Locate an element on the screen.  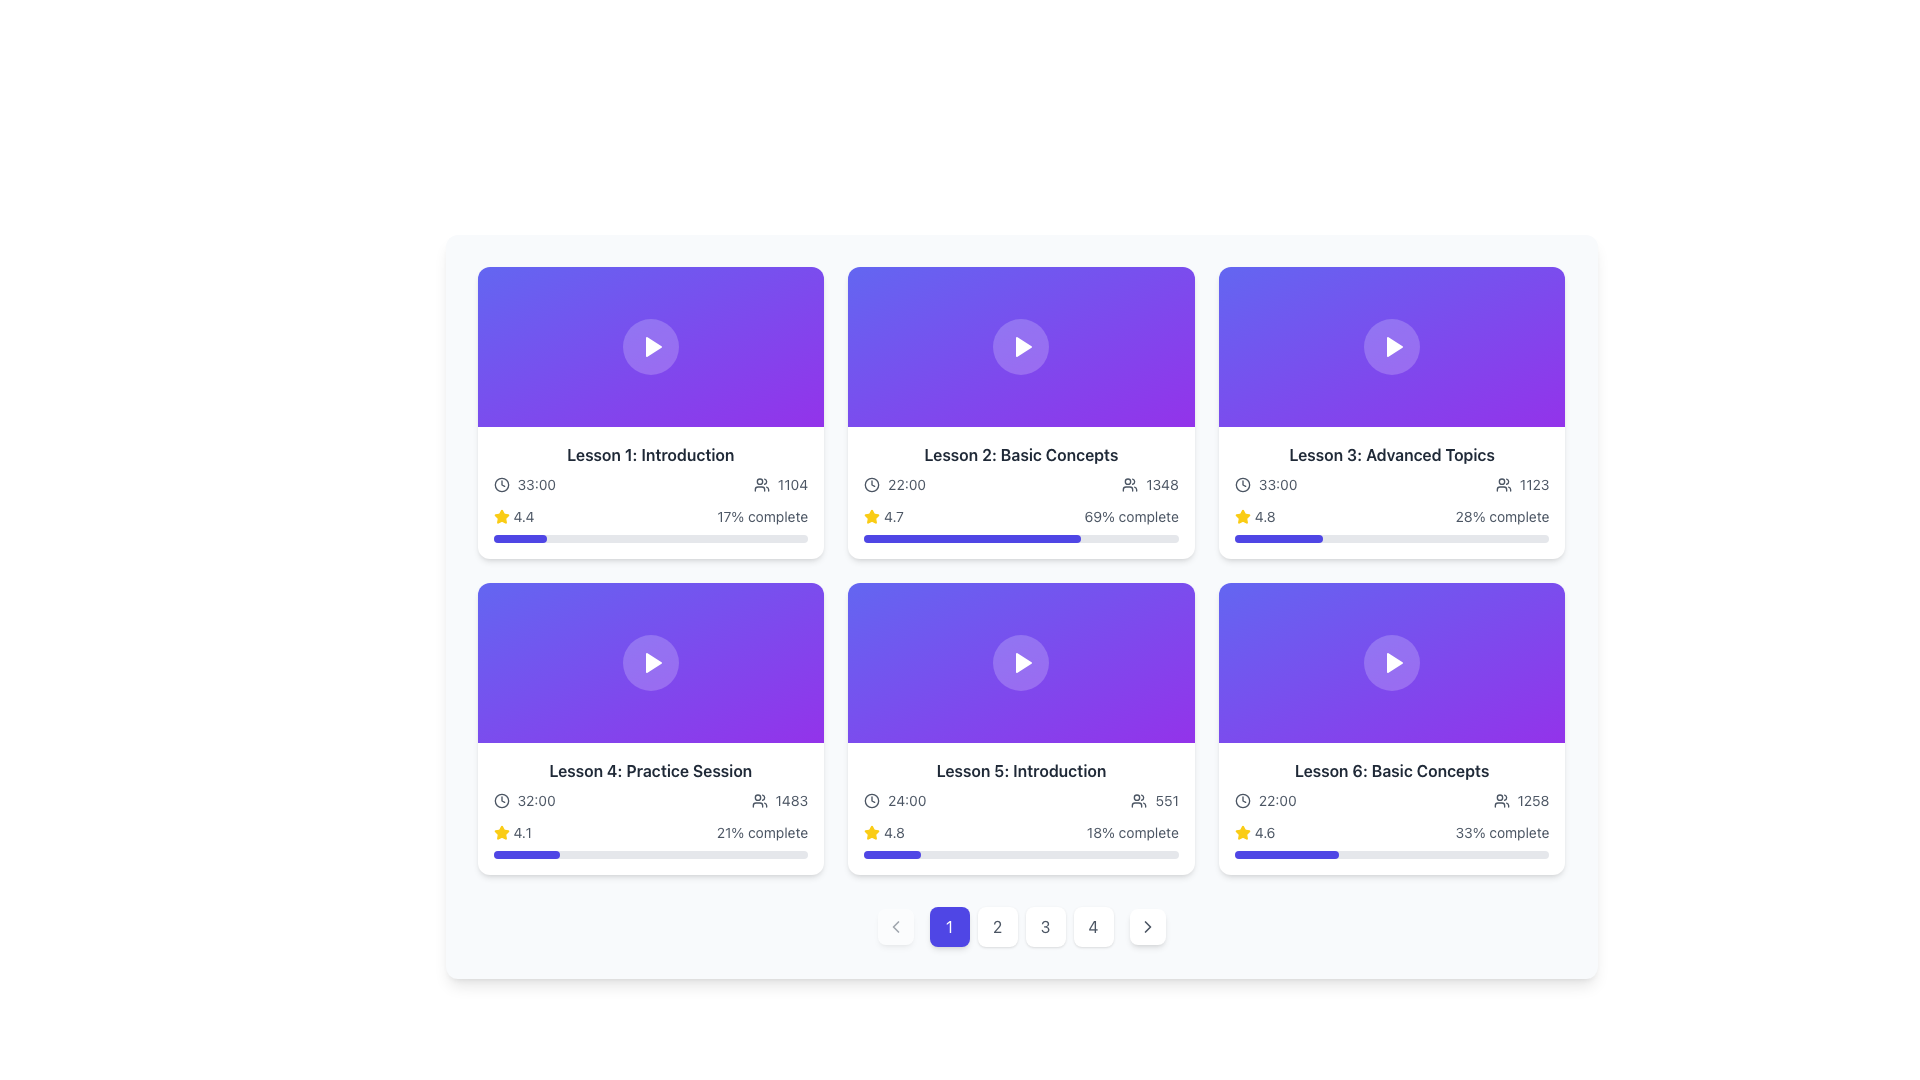
the third pagination button located at the bottom-center of the interface is located at coordinates (1044, 926).